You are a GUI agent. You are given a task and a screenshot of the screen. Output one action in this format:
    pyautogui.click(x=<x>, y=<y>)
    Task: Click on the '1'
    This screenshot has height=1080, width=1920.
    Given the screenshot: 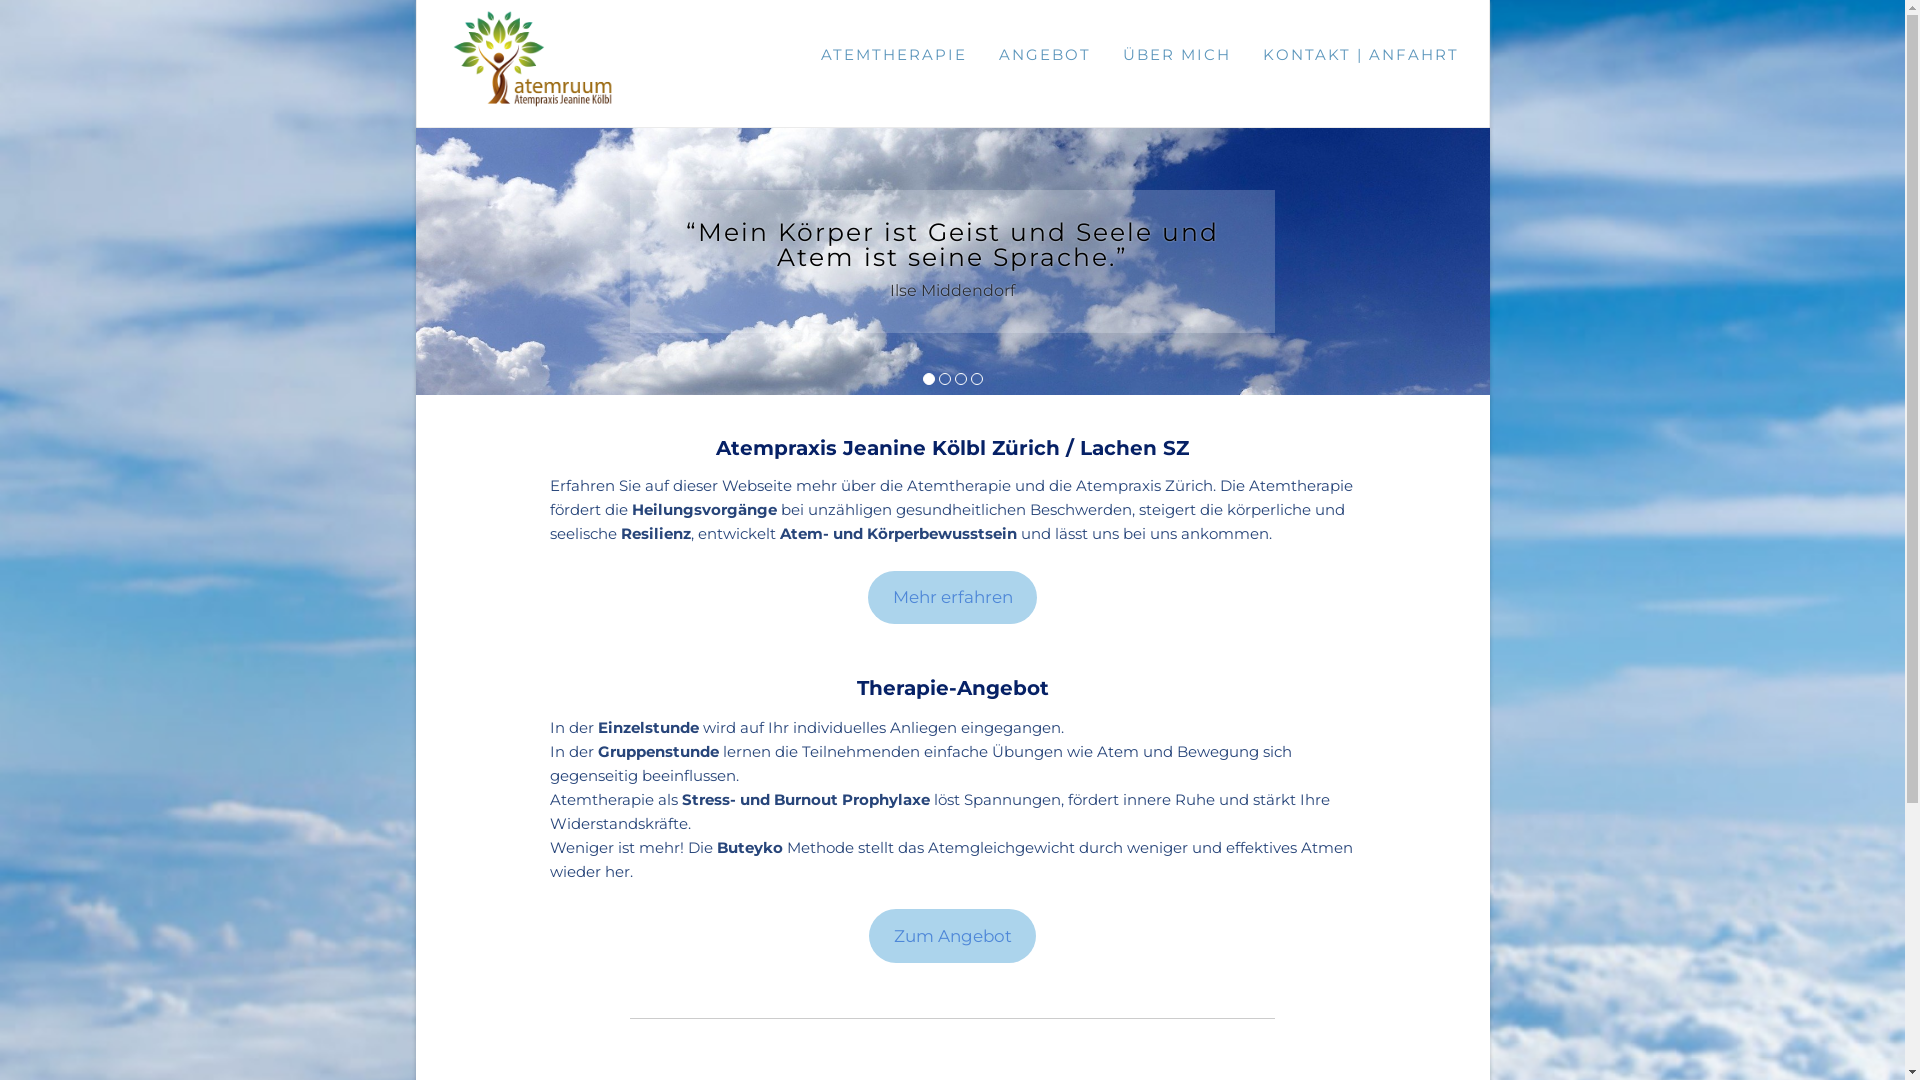 What is the action you would take?
    pyautogui.click(x=919, y=380)
    